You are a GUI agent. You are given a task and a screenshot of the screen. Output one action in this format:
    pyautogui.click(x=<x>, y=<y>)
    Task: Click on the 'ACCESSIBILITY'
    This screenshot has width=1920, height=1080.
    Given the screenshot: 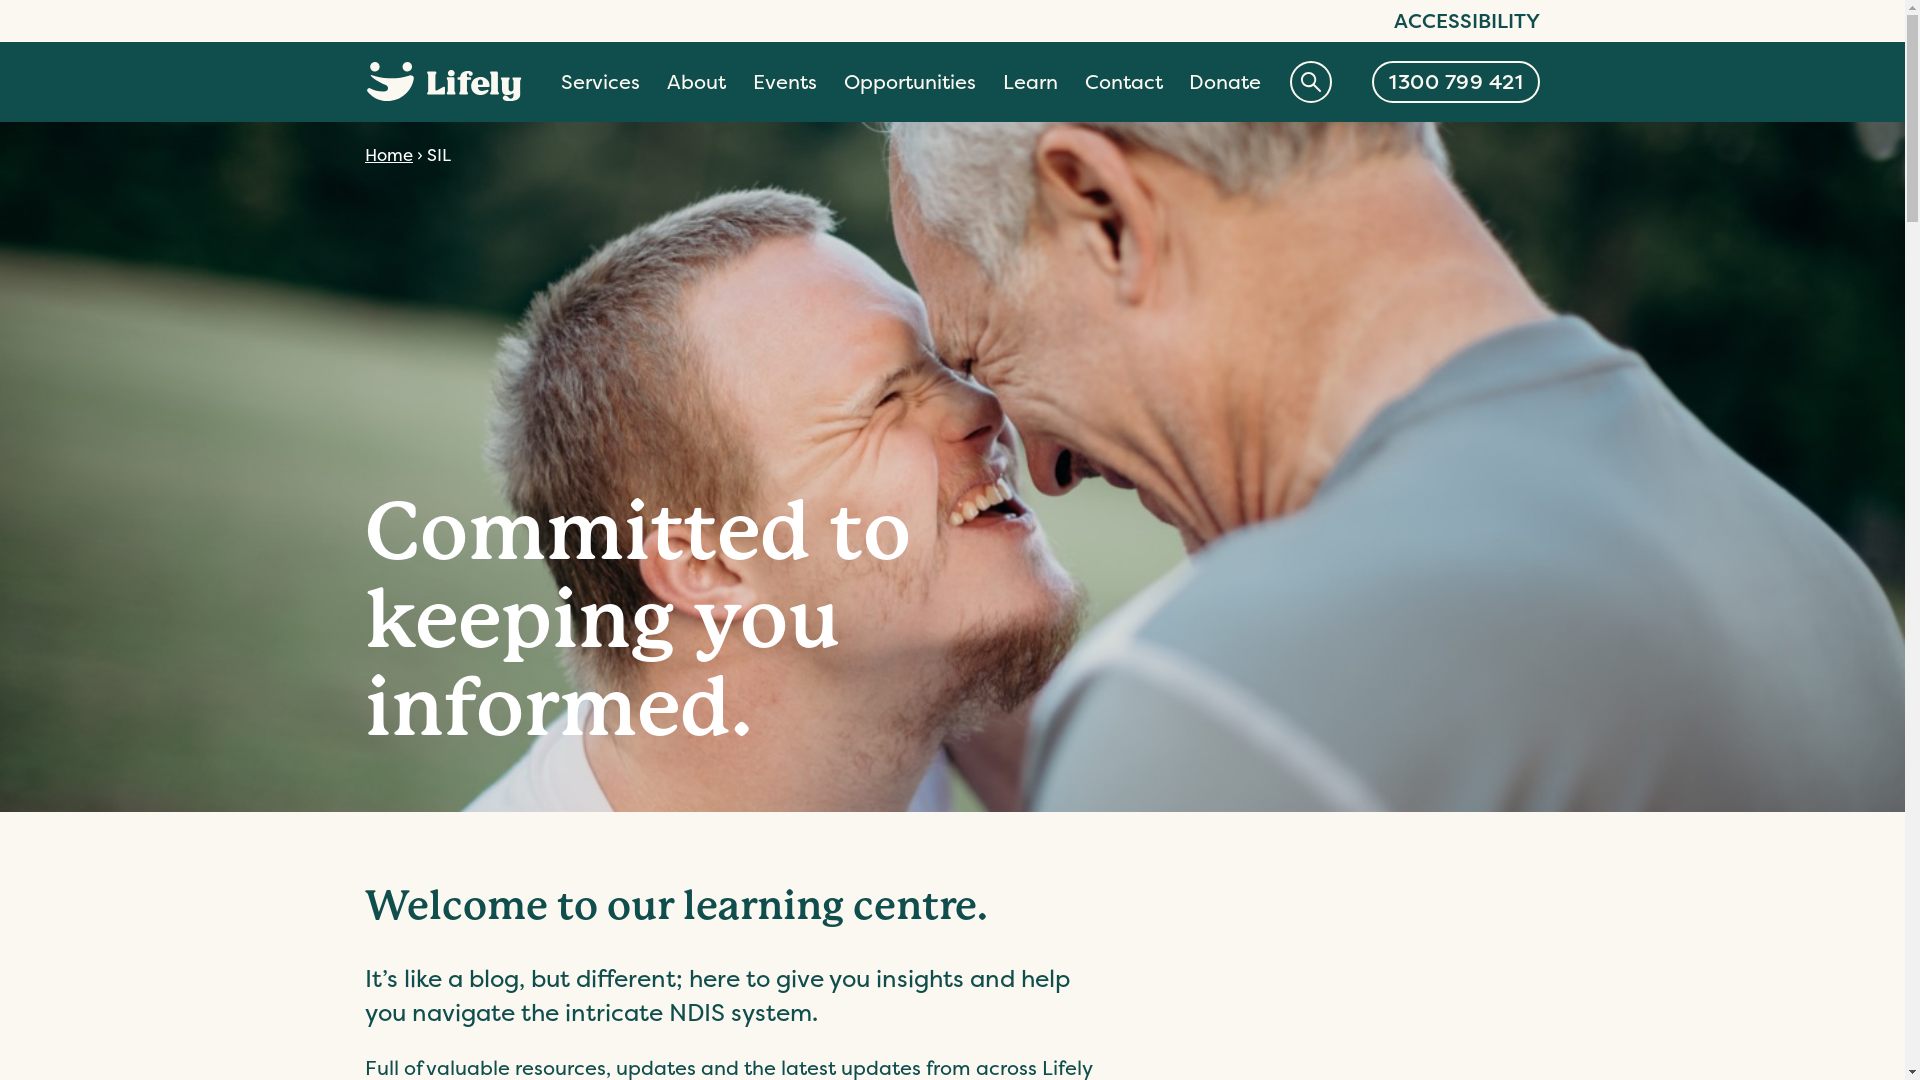 What is the action you would take?
    pyautogui.click(x=1467, y=20)
    